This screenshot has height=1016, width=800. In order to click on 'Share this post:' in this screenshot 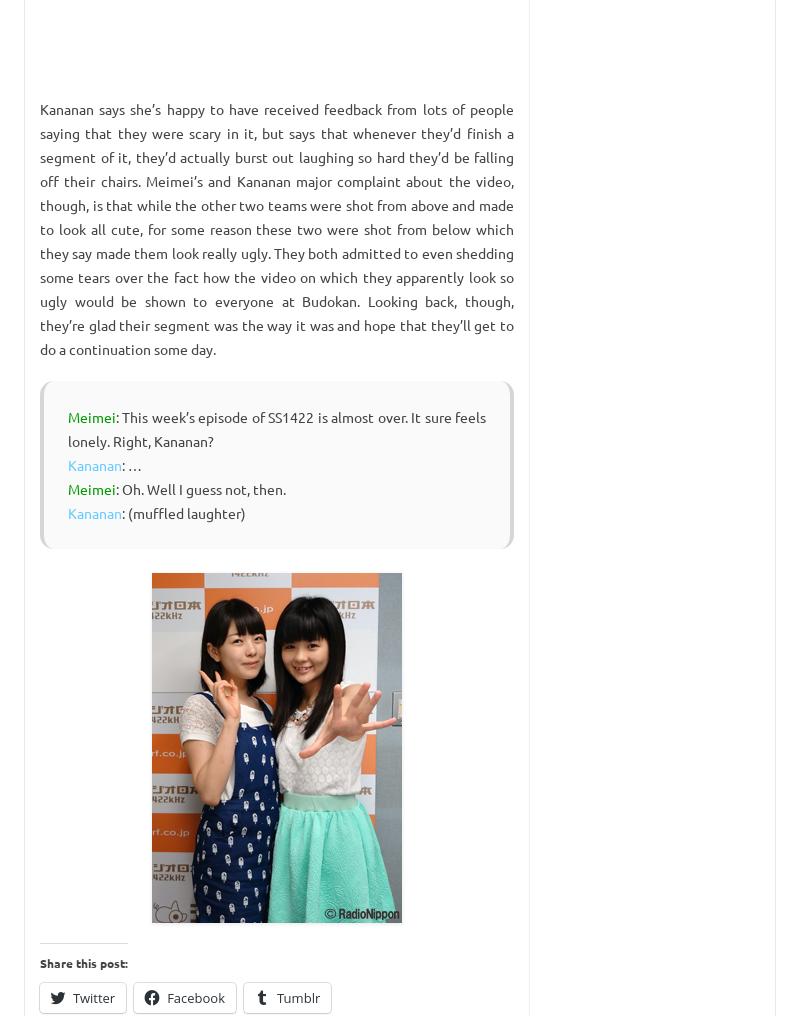, I will do `click(39, 962)`.